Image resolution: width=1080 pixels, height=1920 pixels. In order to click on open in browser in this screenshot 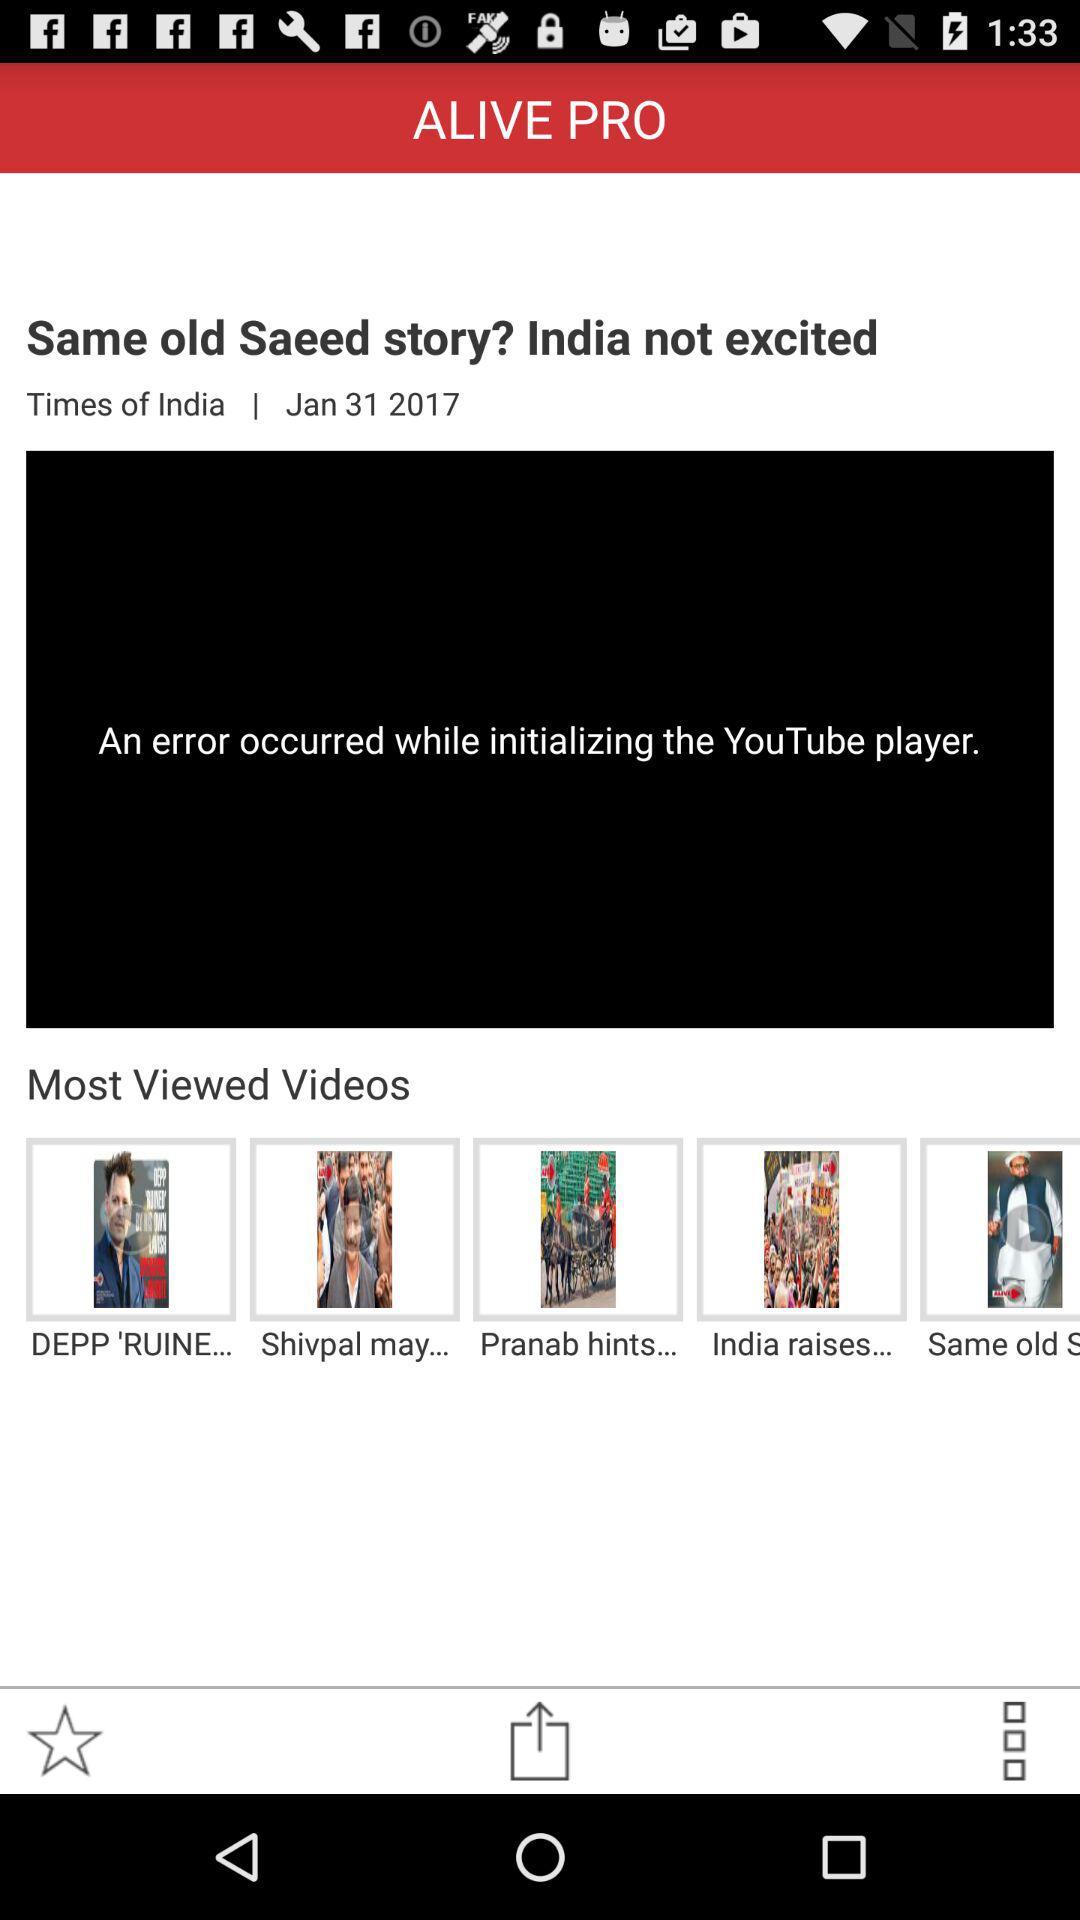, I will do `click(538, 1740)`.